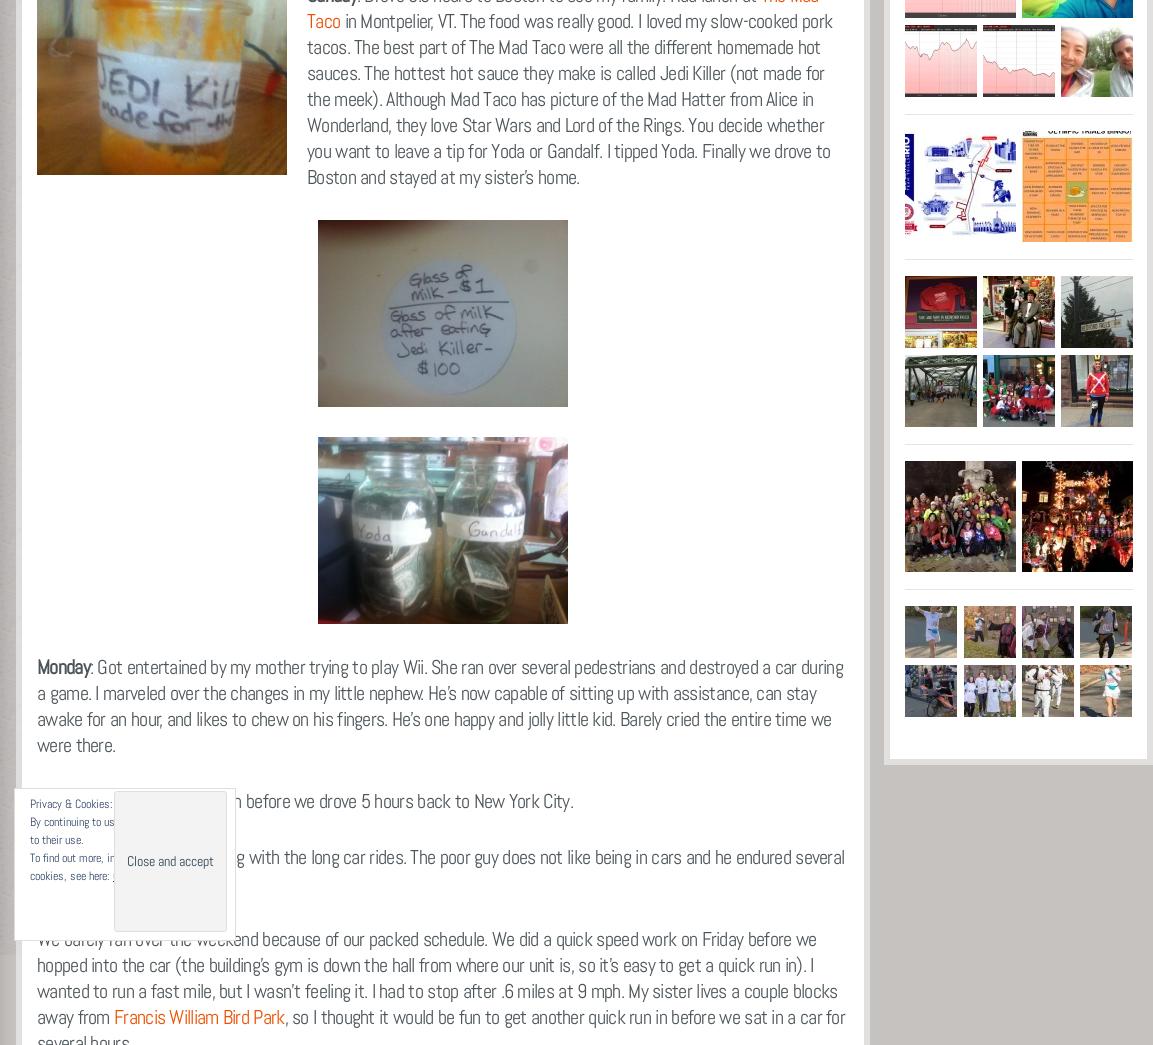 The image size is (1153, 1045). Describe the element at coordinates (439, 703) in the screenshot. I see `': Got entertained by my mother trying to play Wii. She ran over several pedestrians and destroyed a car during a game. I marveled over the changes in my little nephew. He’s now capable of sitting up with assistance, can stay awake for an hour, and likes to chew on his fingers. He’s one happy and jolly little kid. Barely cried the entire time we were there.'` at that location.